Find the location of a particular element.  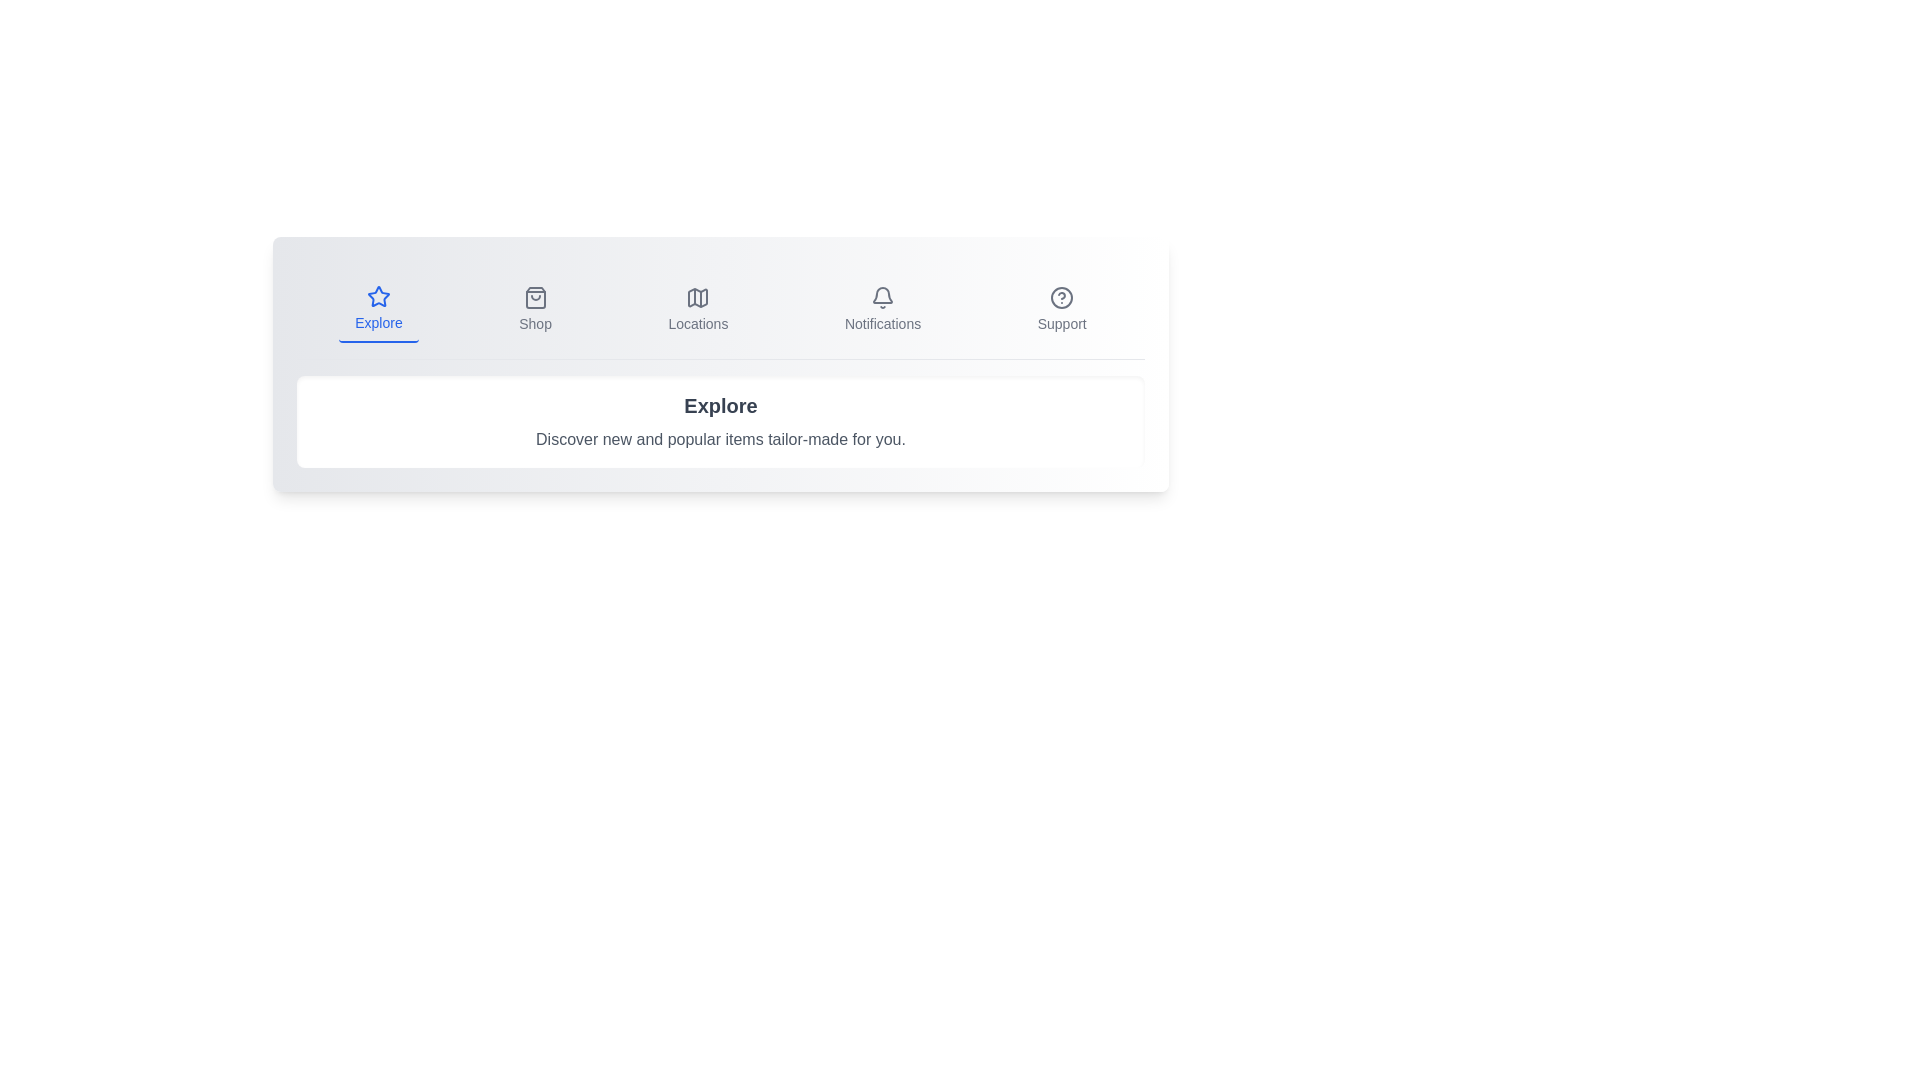

the 'Explore' button, which features a blue star-shaped icon and the text 'Explore' below it is located at coordinates (379, 309).